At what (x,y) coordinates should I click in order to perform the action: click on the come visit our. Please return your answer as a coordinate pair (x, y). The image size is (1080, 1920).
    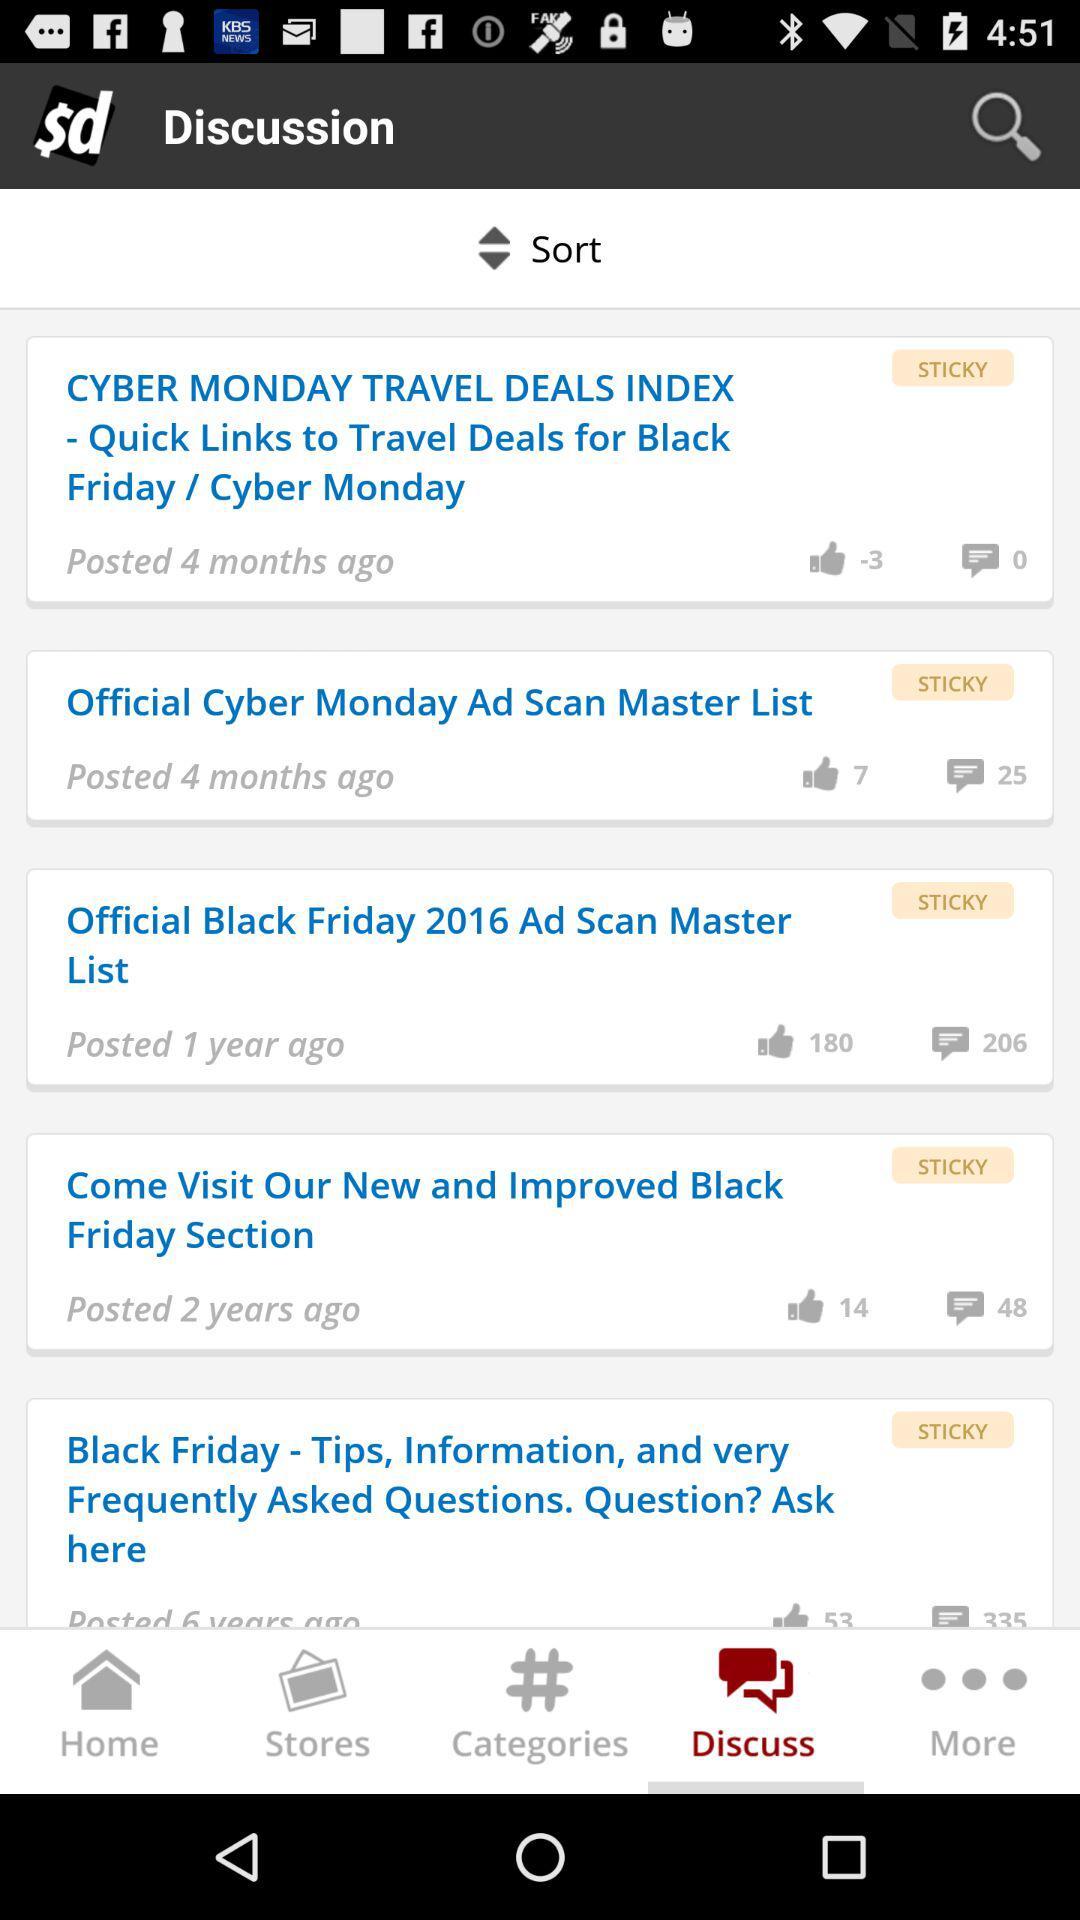
    Looking at the image, I should click on (454, 1208).